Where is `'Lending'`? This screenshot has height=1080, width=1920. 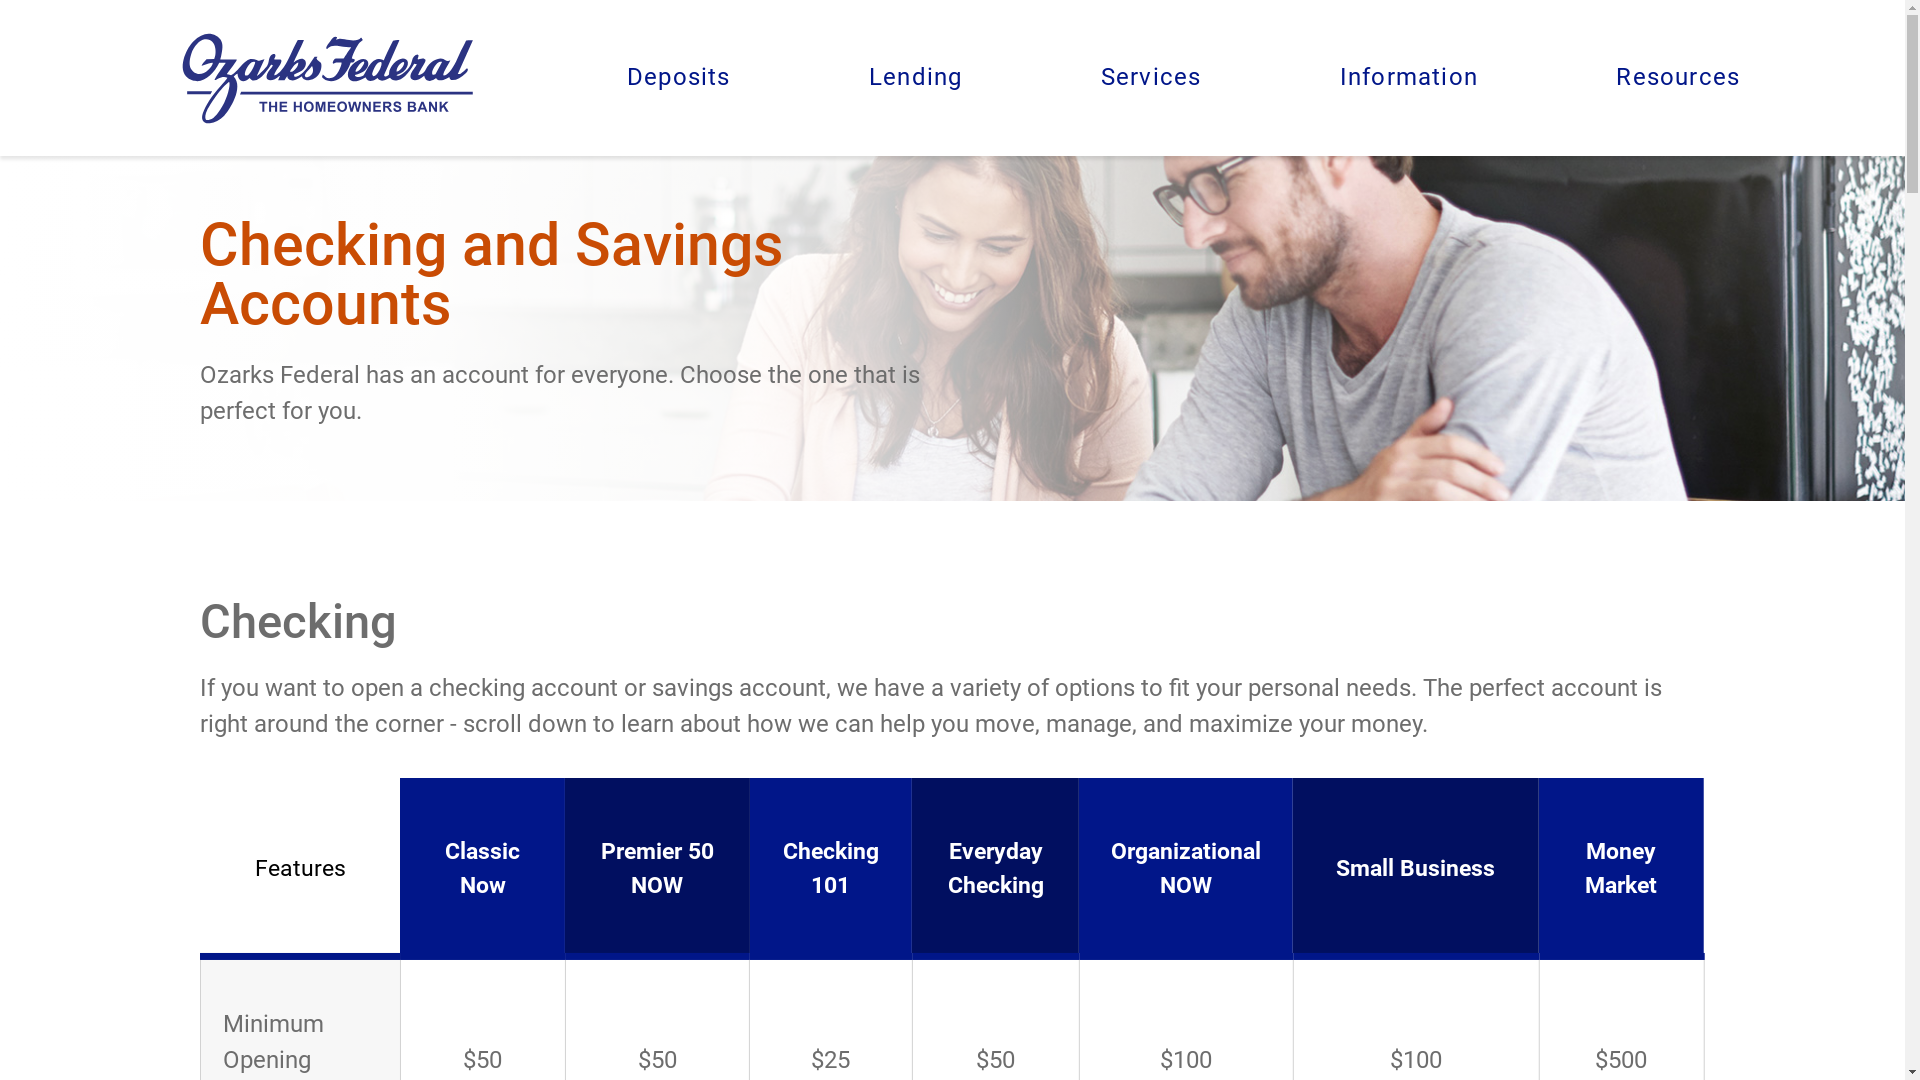 'Lending' is located at coordinates (914, 76).